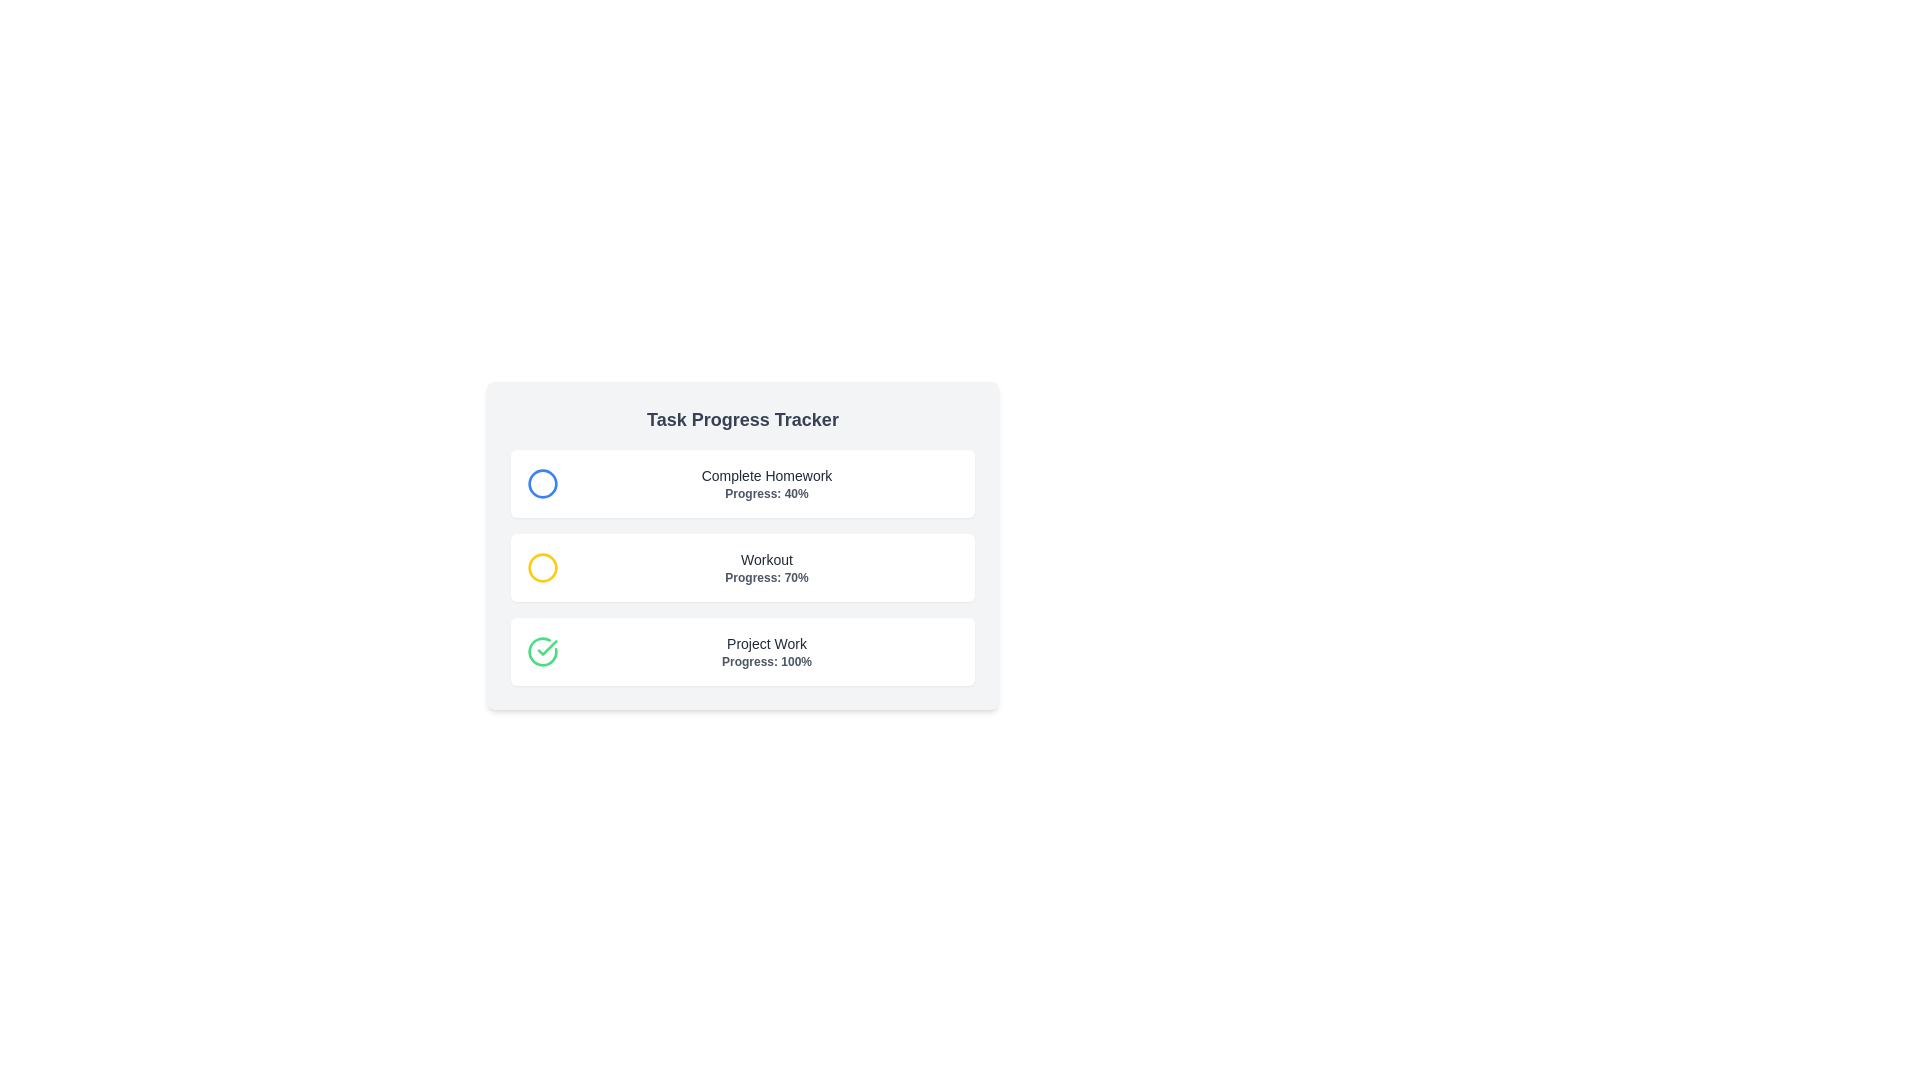 The height and width of the screenshot is (1080, 1920). What do you see at coordinates (542, 567) in the screenshot?
I see `the small circular graphic with a yellow border located in the second row of the task list, centered on the 'Workout' item` at bounding box center [542, 567].